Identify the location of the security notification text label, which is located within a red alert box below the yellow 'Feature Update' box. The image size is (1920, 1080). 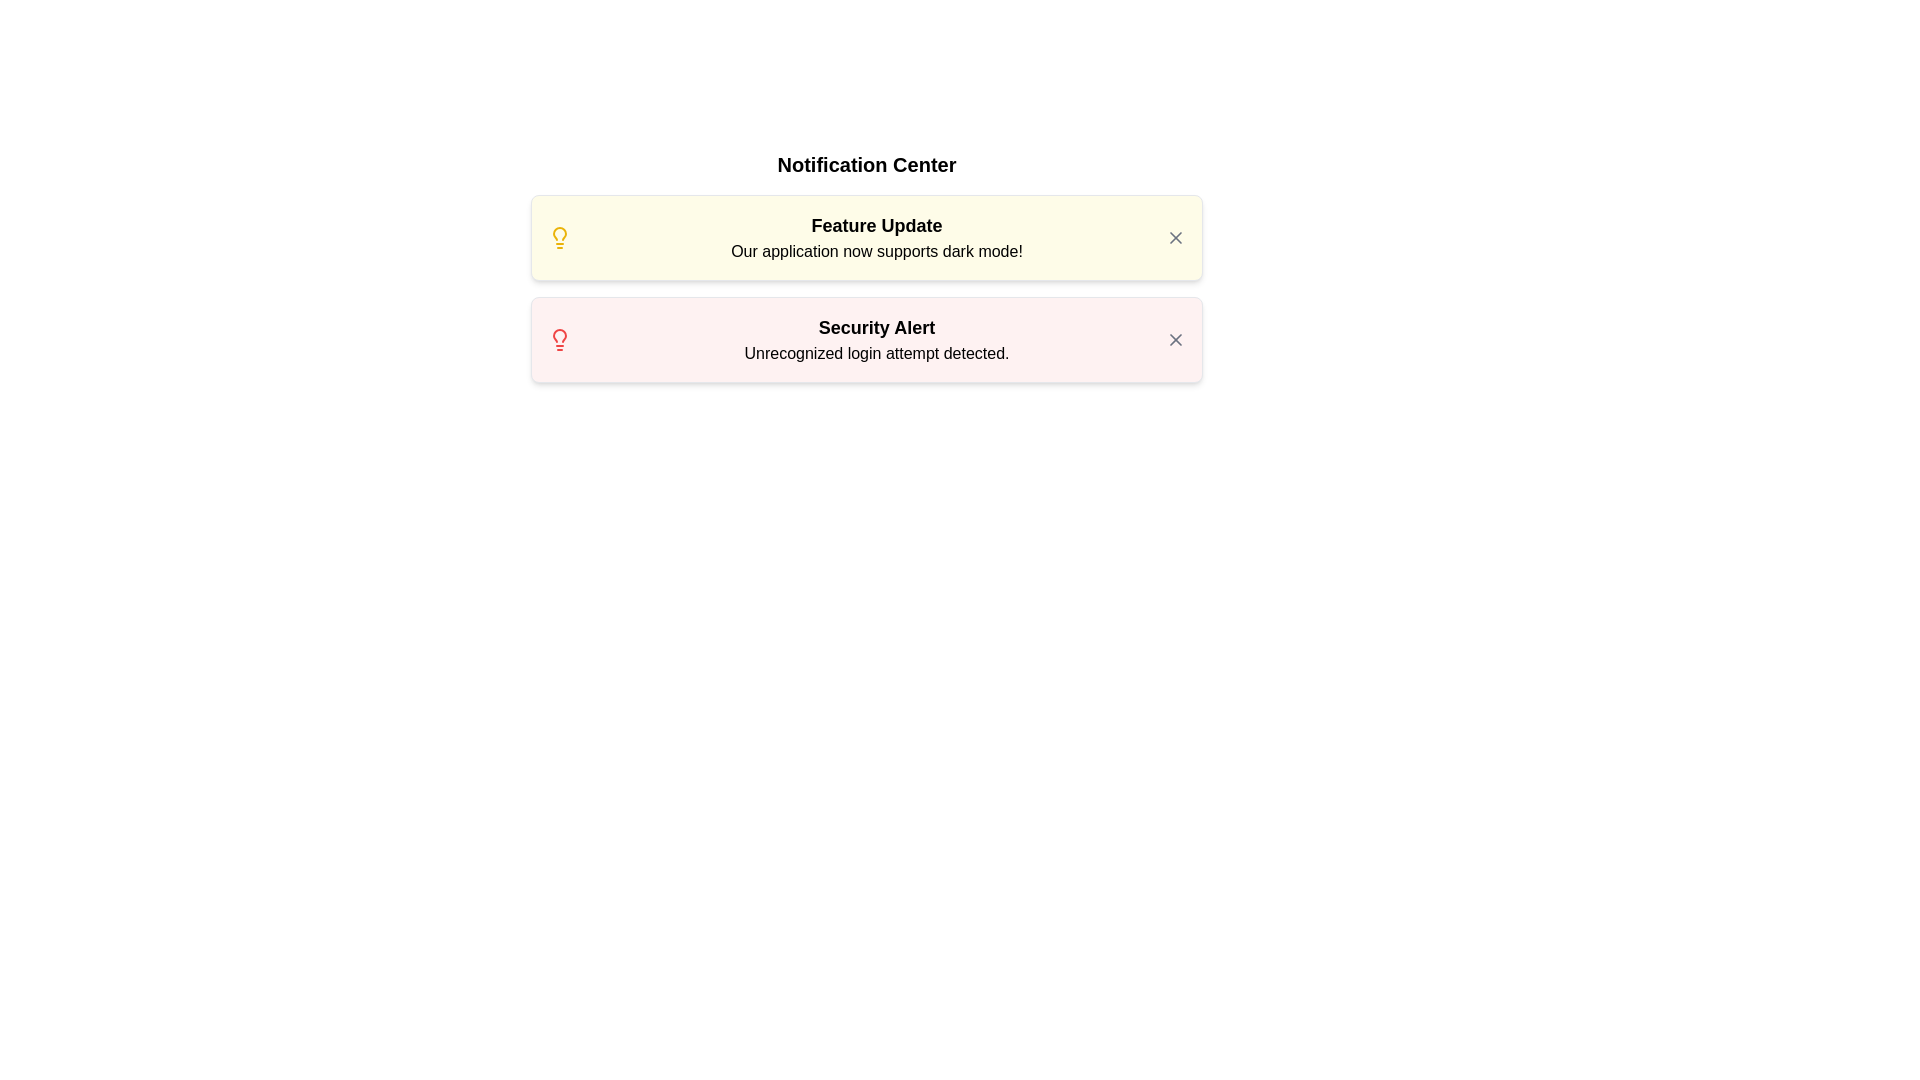
(877, 338).